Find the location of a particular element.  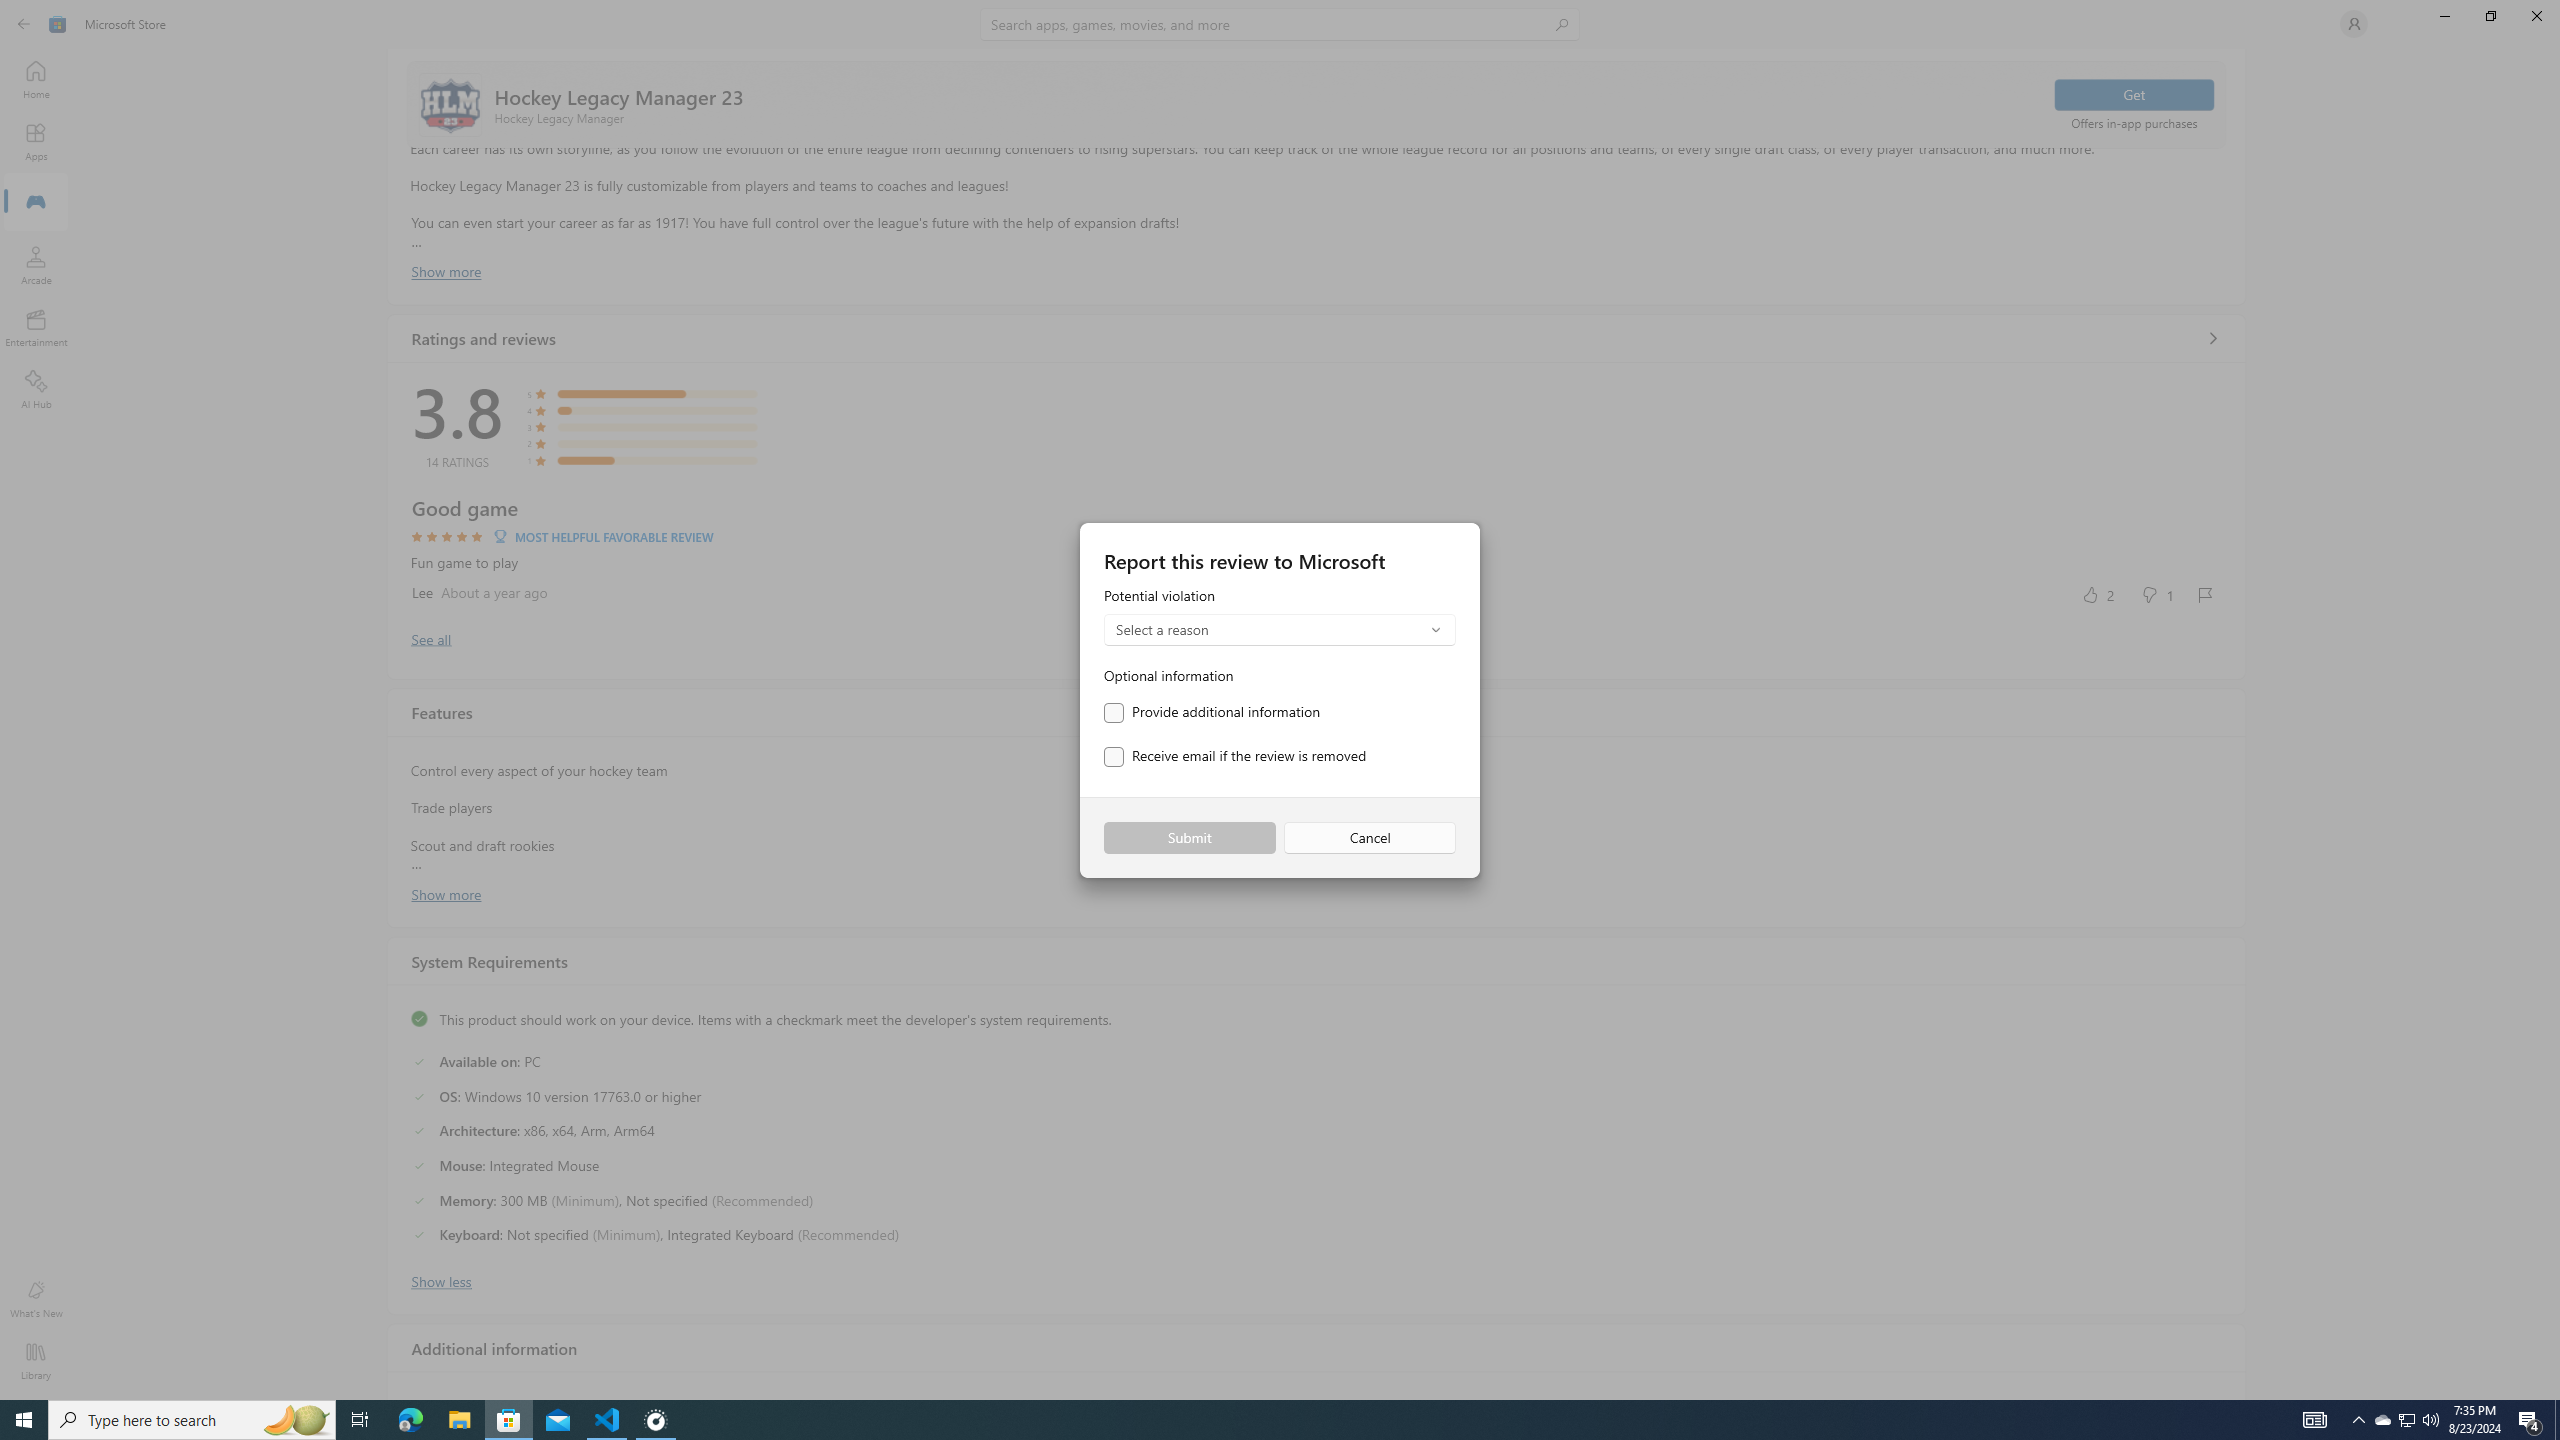

'Entertainment' is located at coordinates (34, 326).